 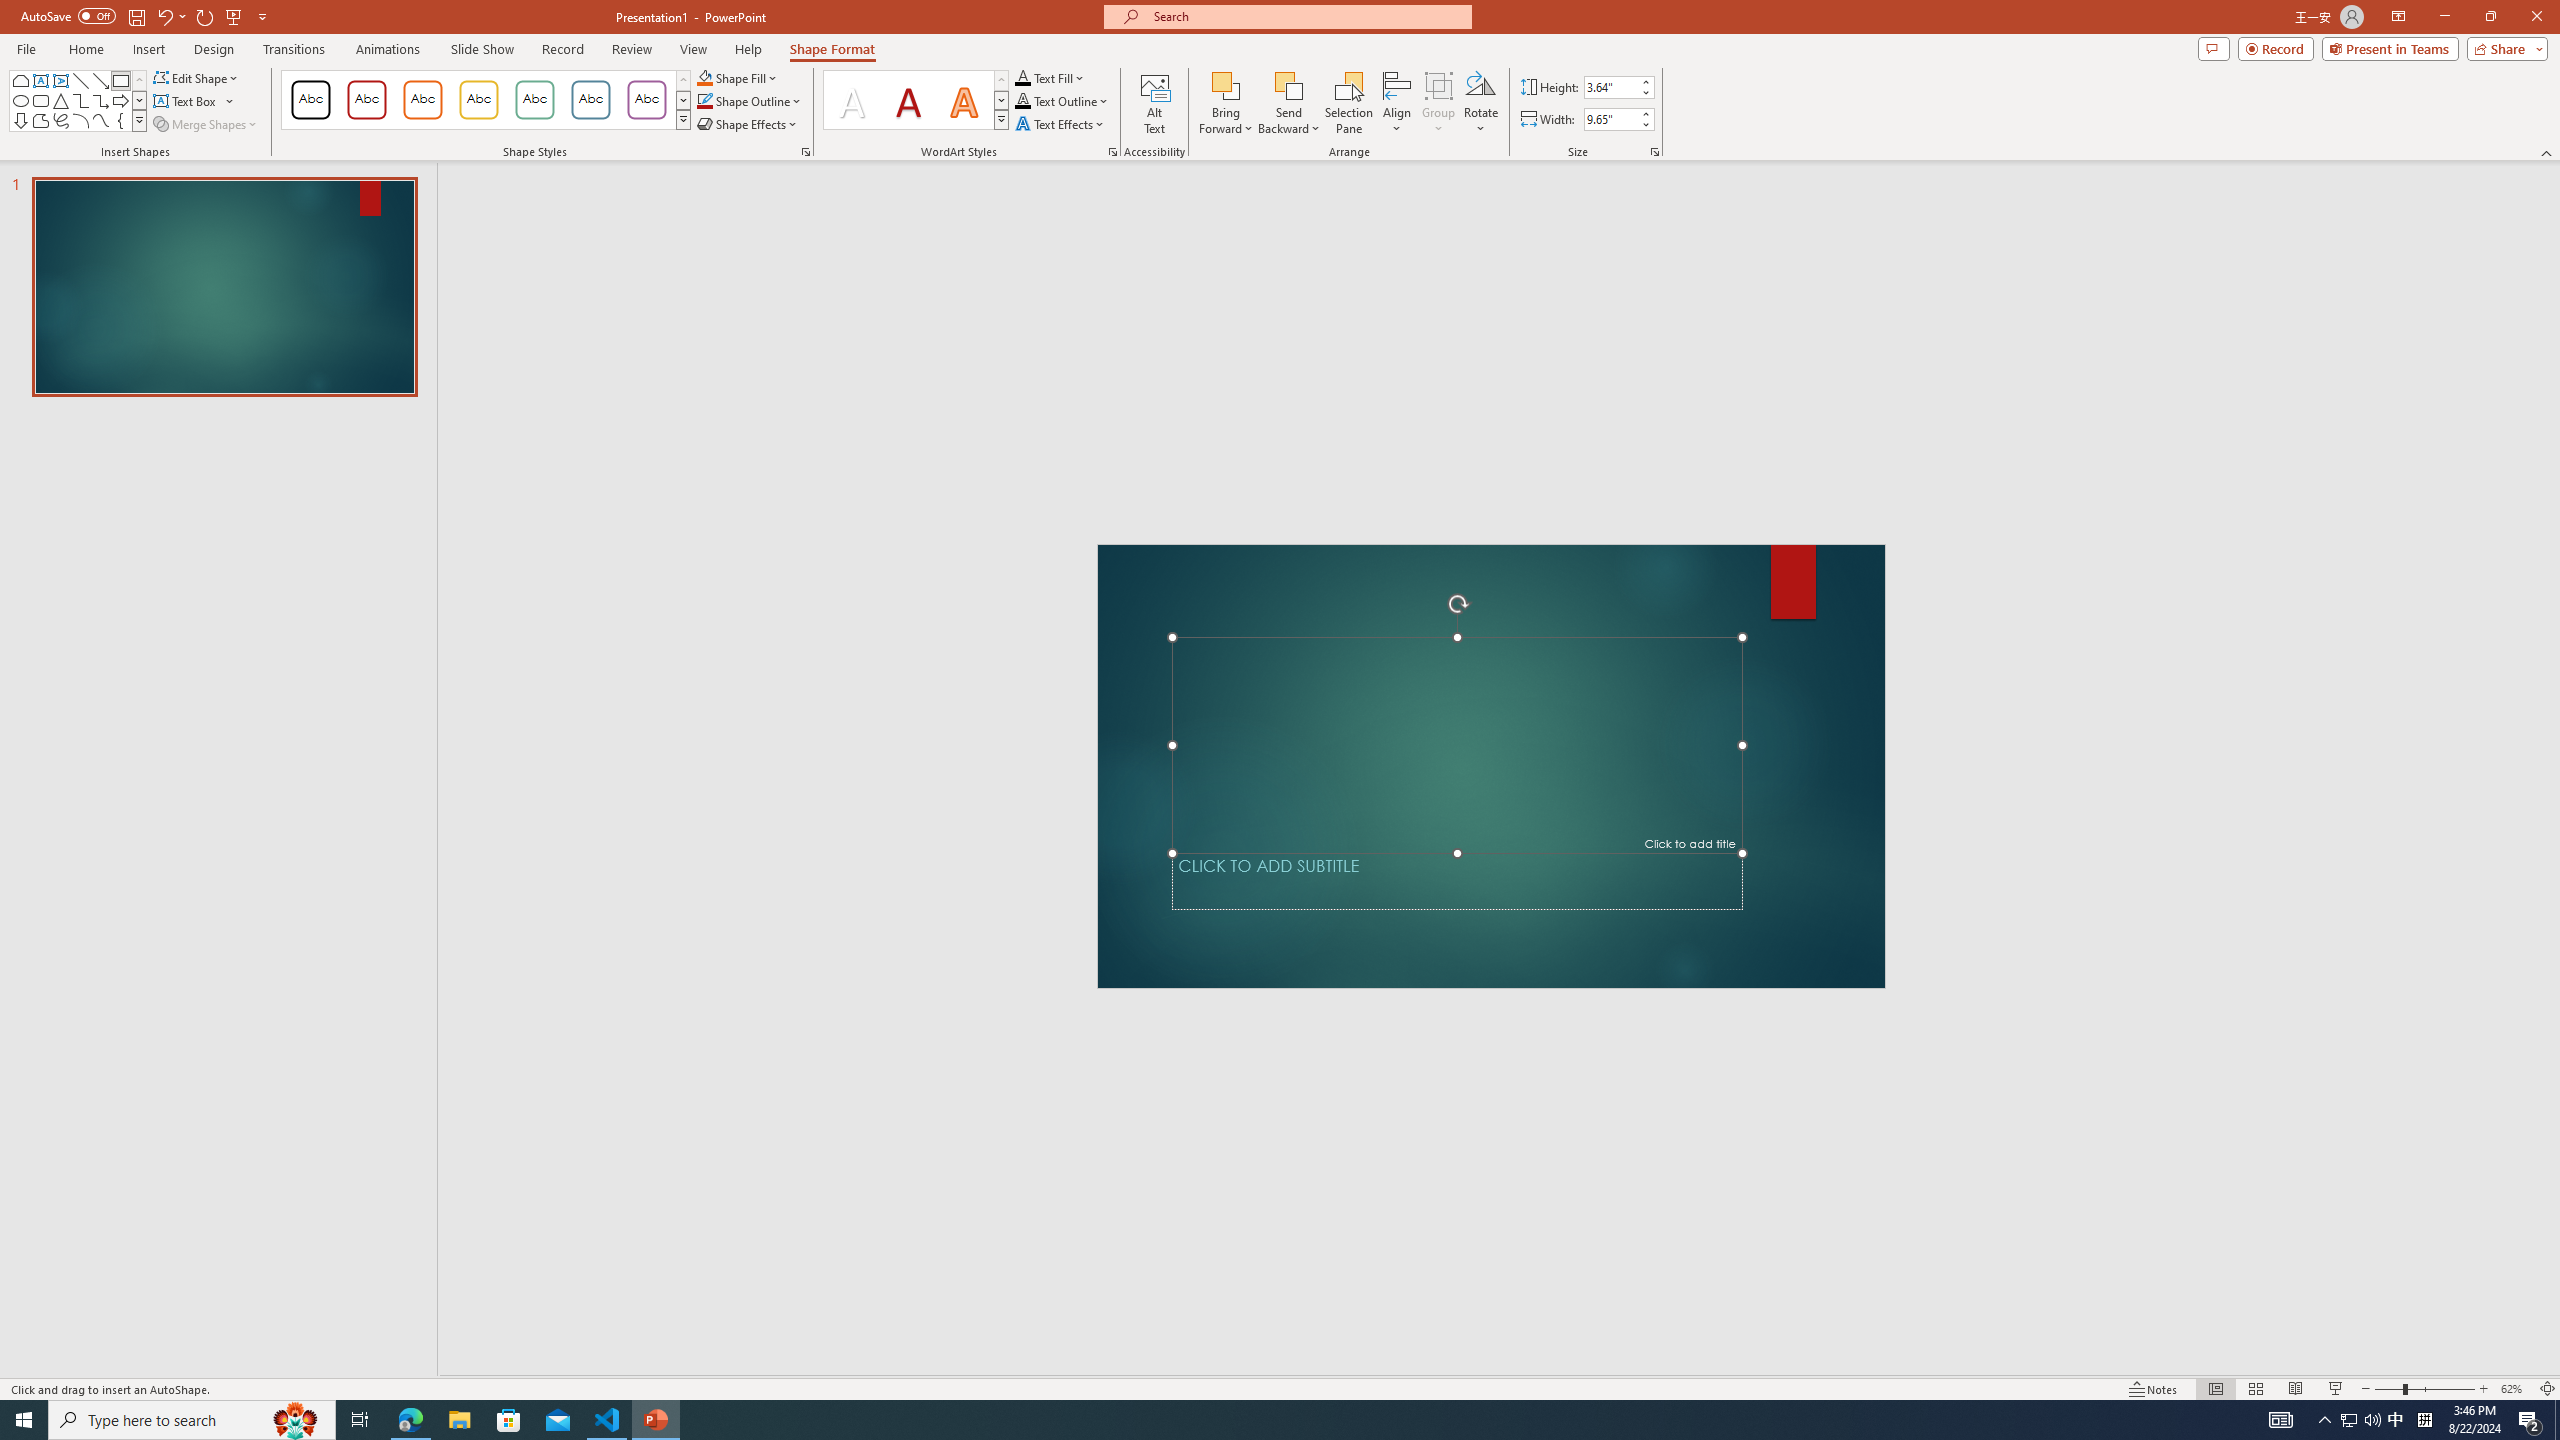 I want to click on 'Colored Outline - Gold, Accent 3', so click(x=477, y=99).